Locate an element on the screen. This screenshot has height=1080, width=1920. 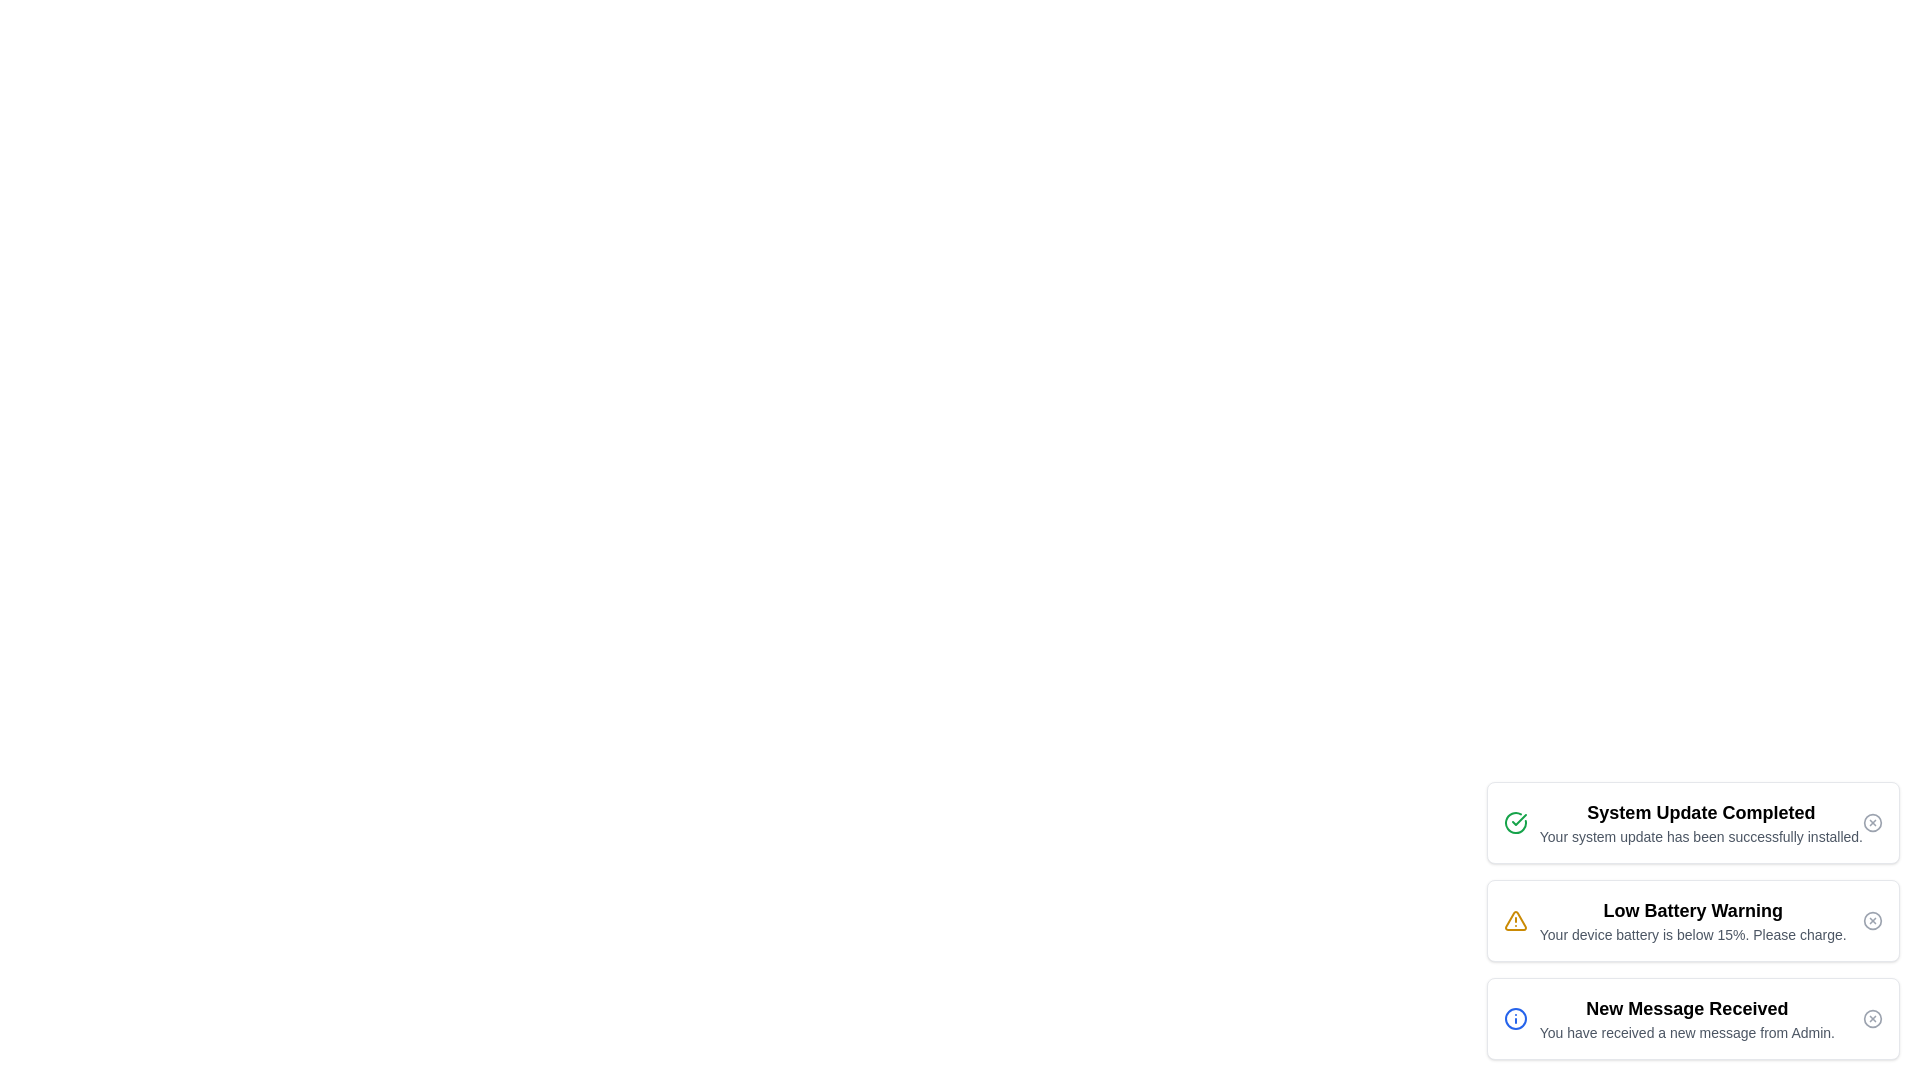
the text content block inside the notification component that informs the user about low battery status, located between 'System Update Completed' and 'New Message Received' notifications is located at coordinates (1692, 921).